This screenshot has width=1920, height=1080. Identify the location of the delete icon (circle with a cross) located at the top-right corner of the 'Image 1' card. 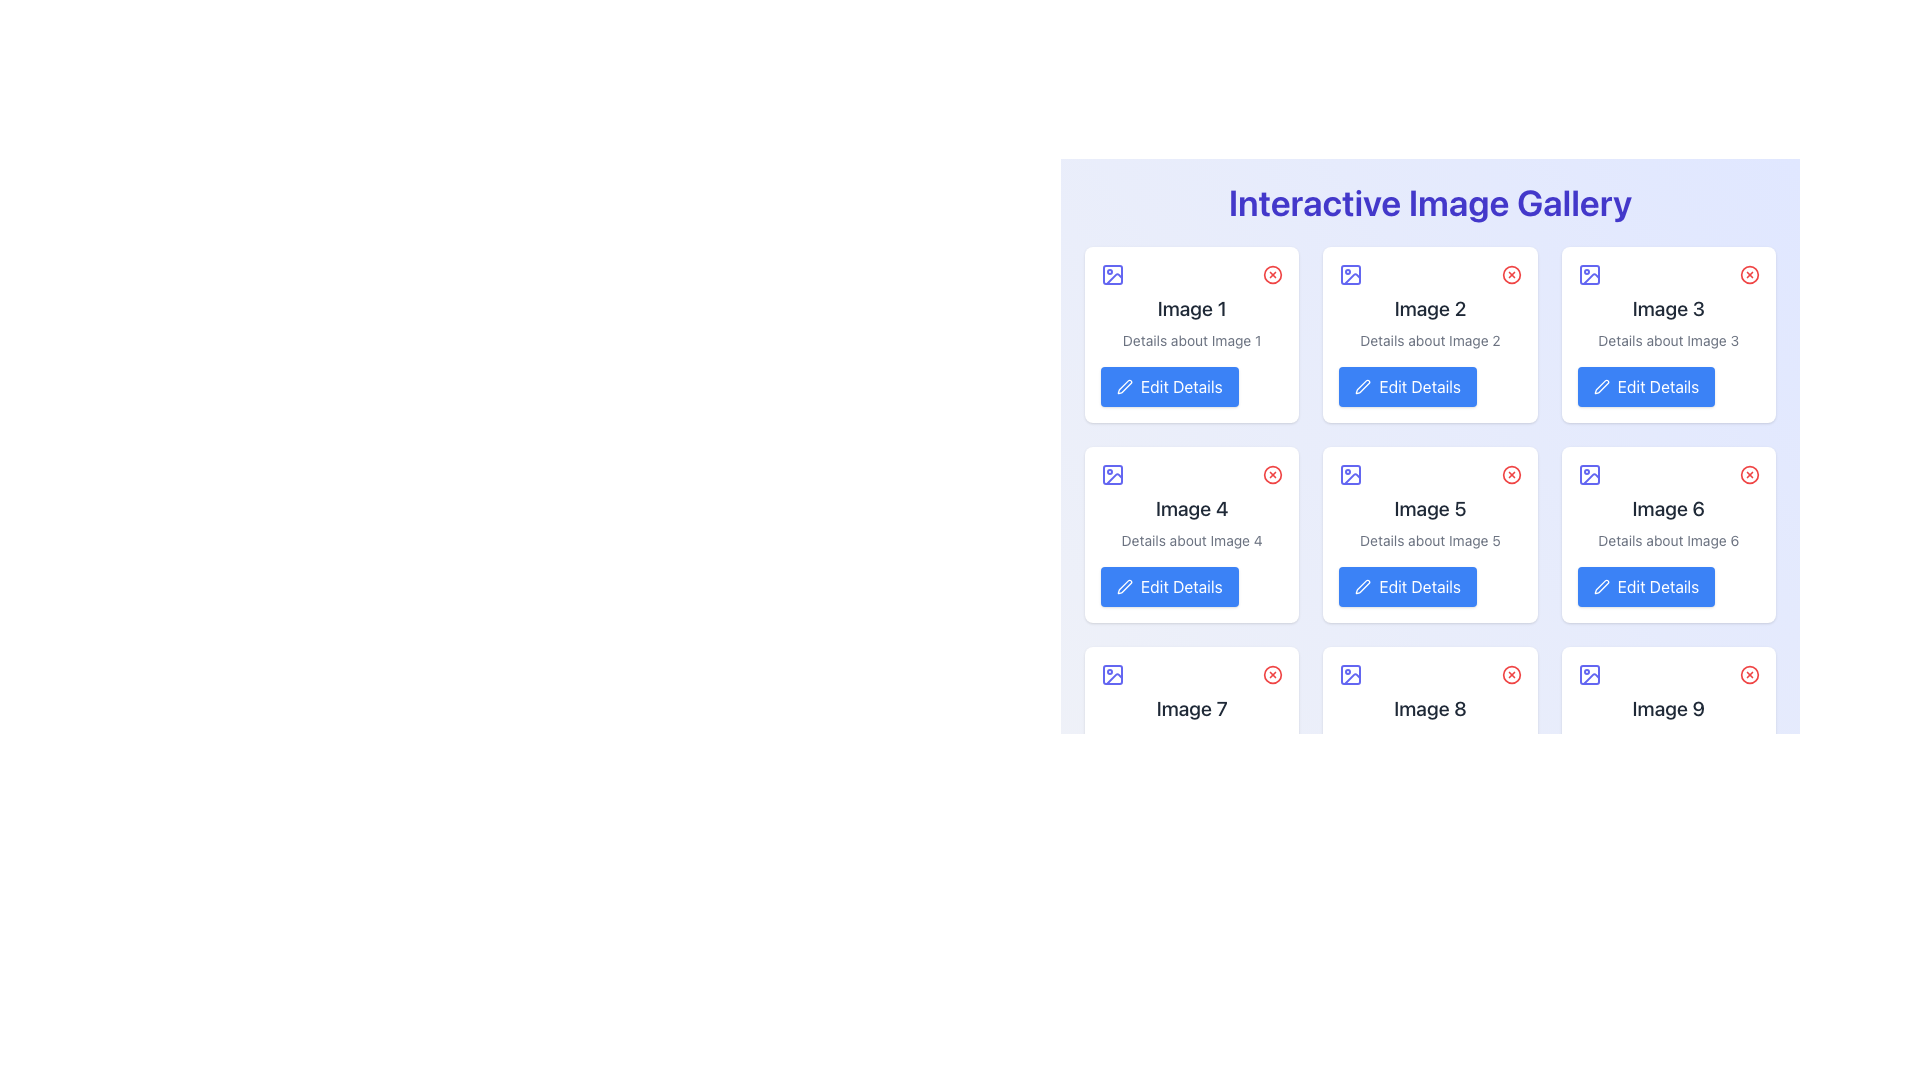
(1272, 274).